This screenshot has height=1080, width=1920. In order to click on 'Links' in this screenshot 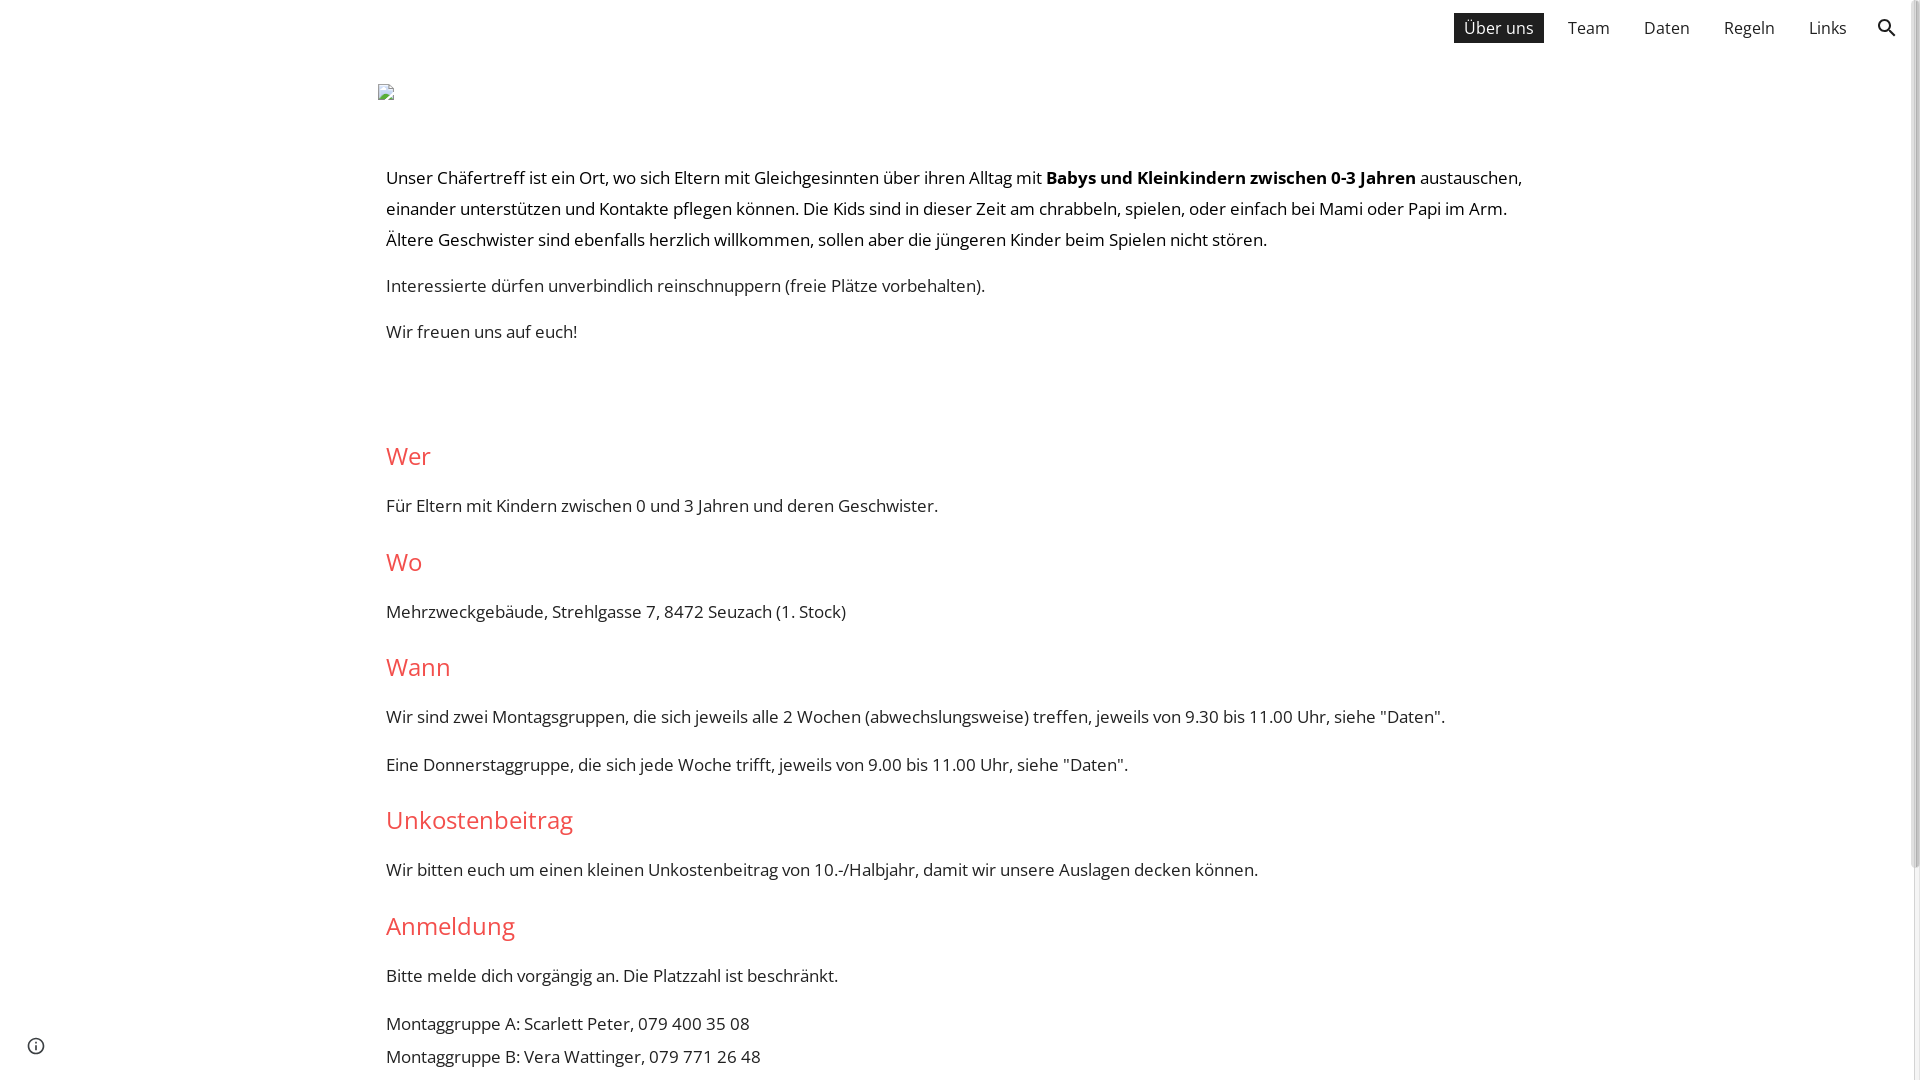, I will do `click(1828, 27)`.